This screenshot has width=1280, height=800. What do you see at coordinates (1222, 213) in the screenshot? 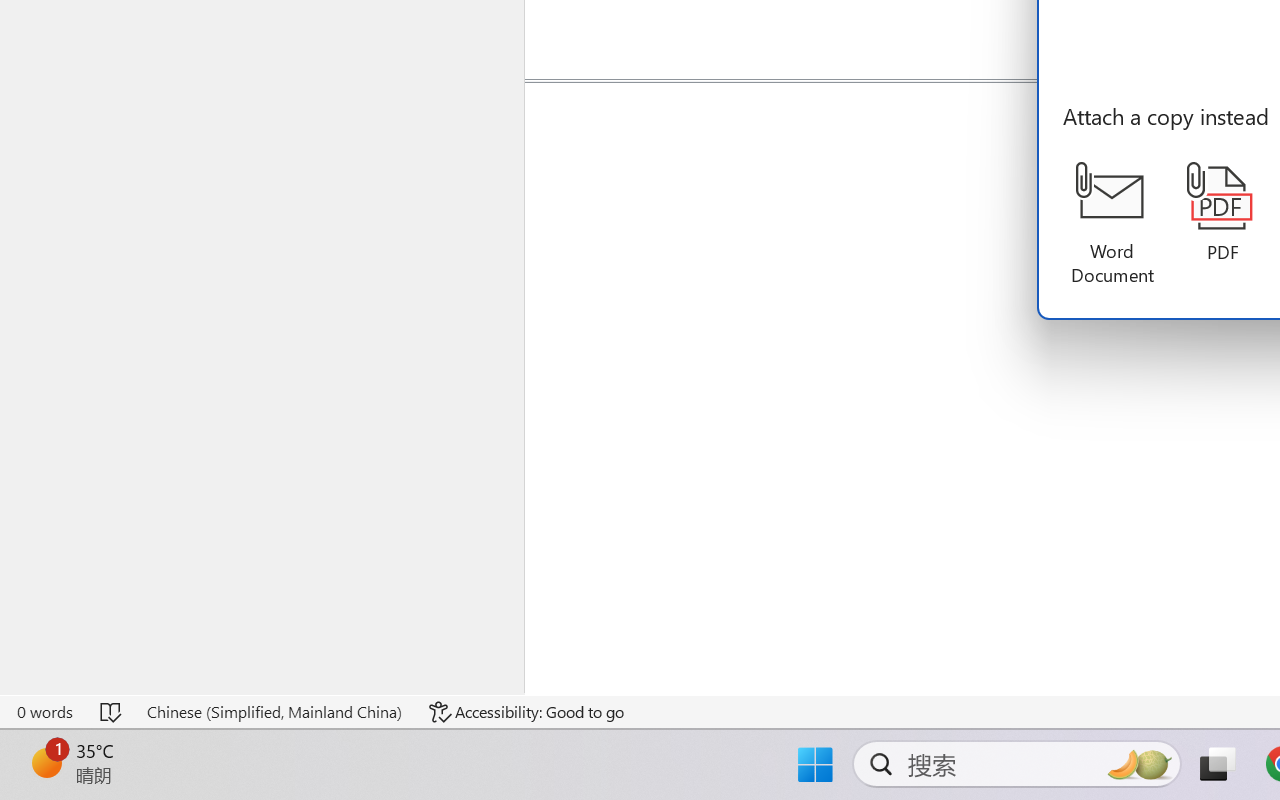
I see `'PDF'` at bounding box center [1222, 213].